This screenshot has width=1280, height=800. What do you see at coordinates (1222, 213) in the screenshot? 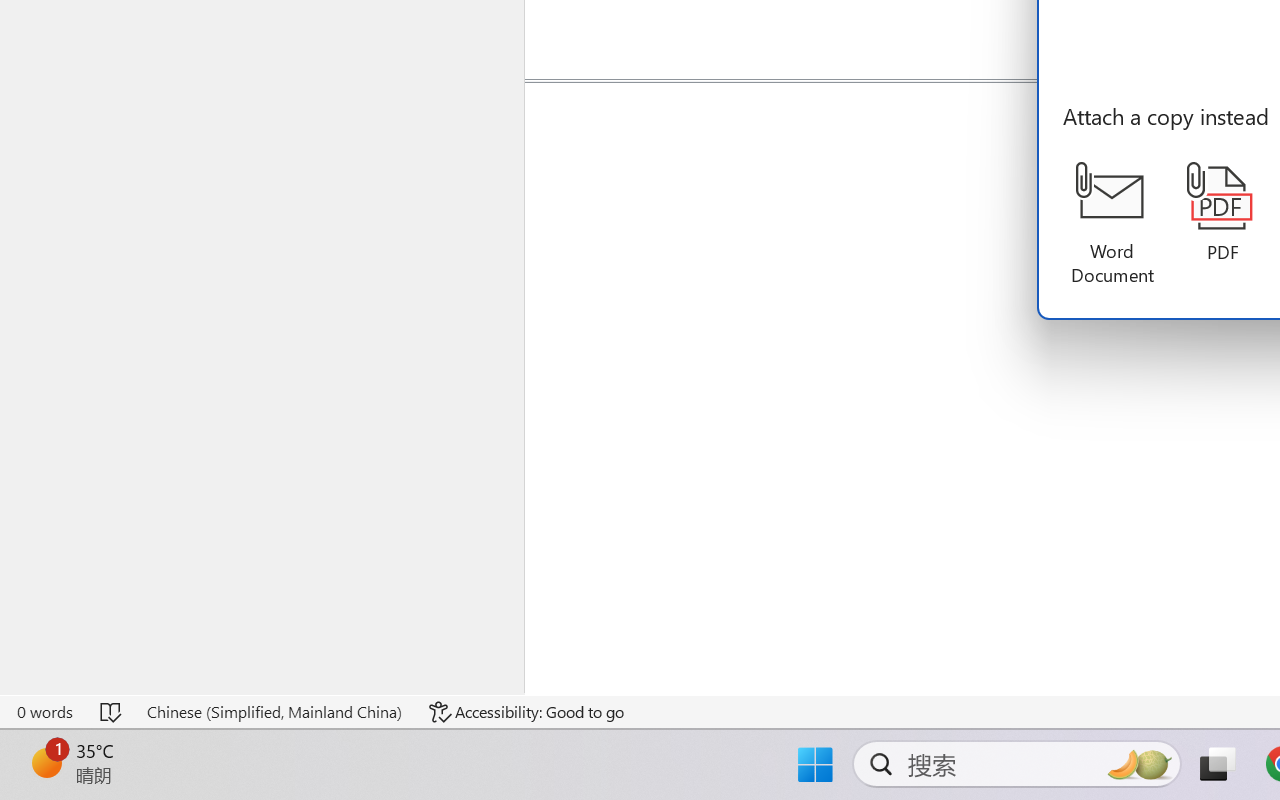
I see `'PDF'` at bounding box center [1222, 213].